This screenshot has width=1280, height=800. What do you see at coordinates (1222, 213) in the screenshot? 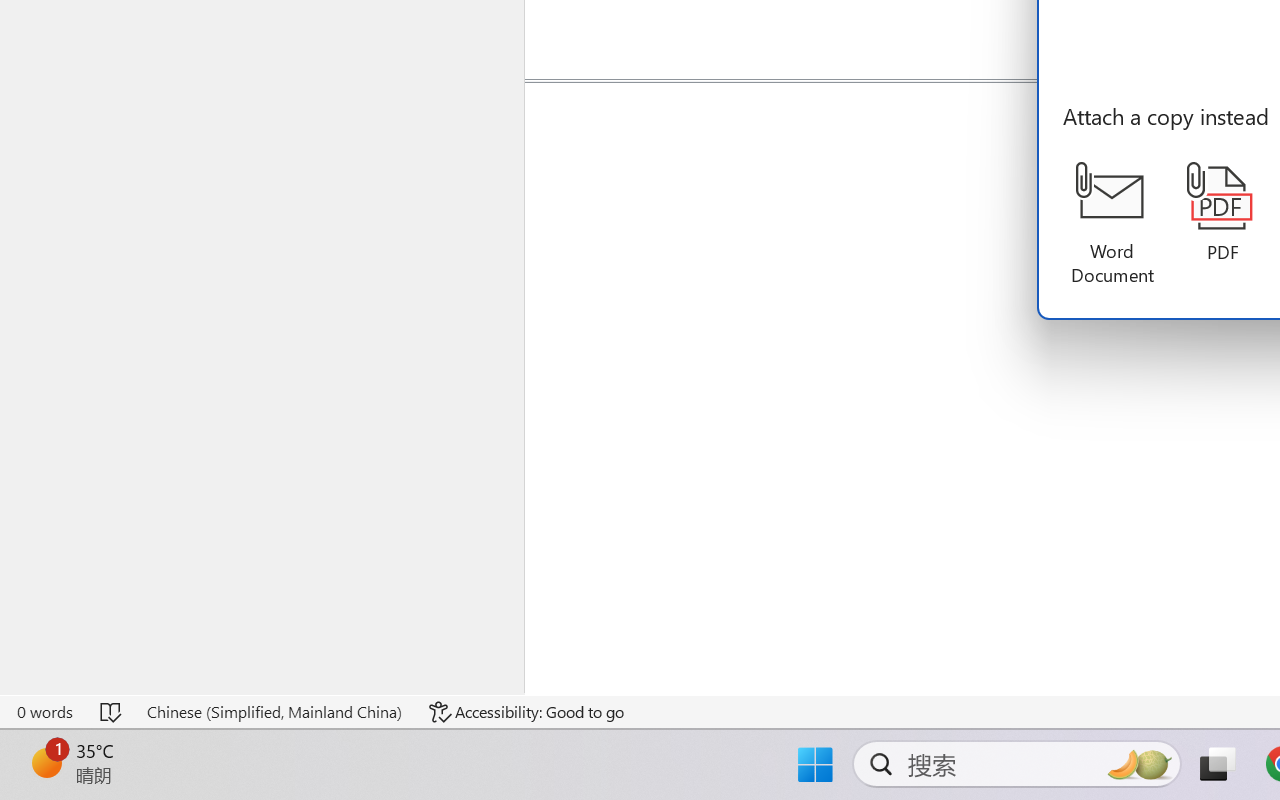
I see `'PDF'` at bounding box center [1222, 213].